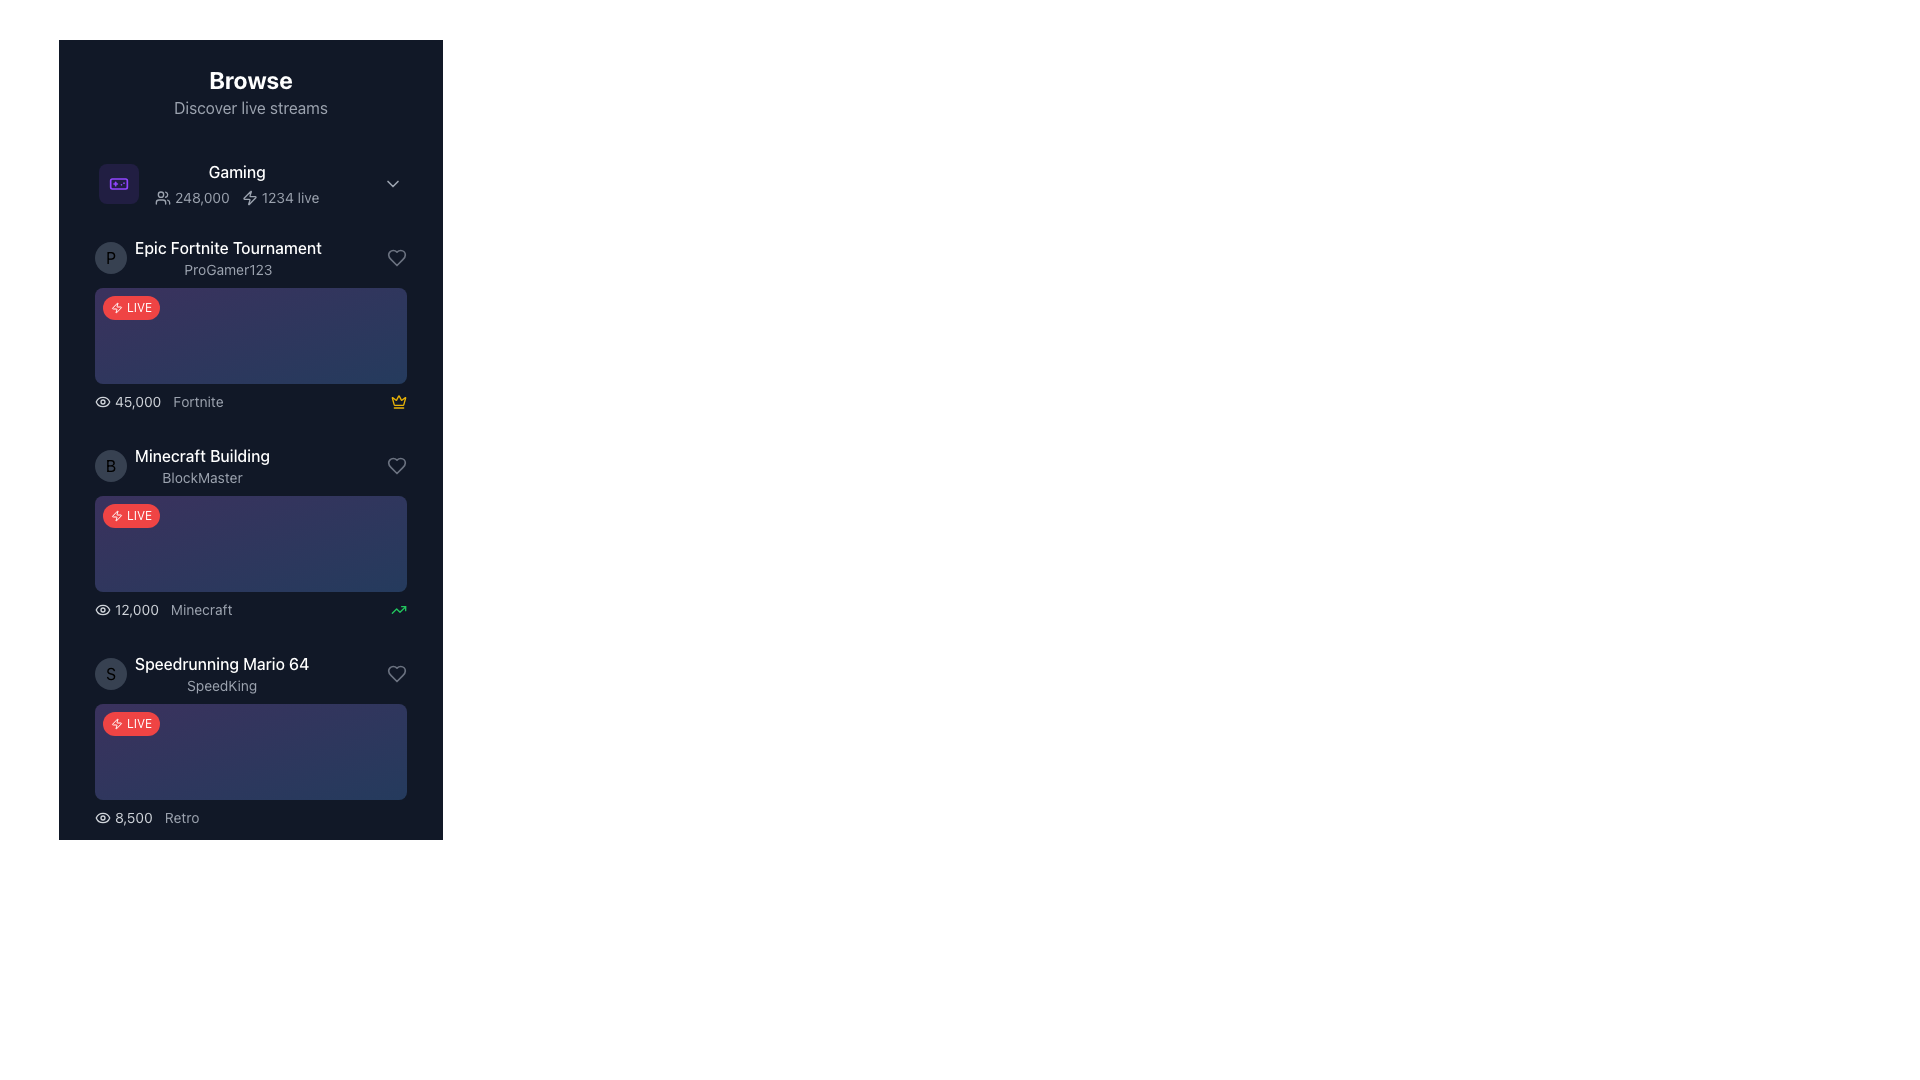 Image resolution: width=1920 pixels, height=1080 pixels. Describe the element at coordinates (201, 608) in the screenshot. I see `the text label indicating the category or game associated with the live stream entry, located to the right of the viewer count and below 'Minecraft Building'` at that location.